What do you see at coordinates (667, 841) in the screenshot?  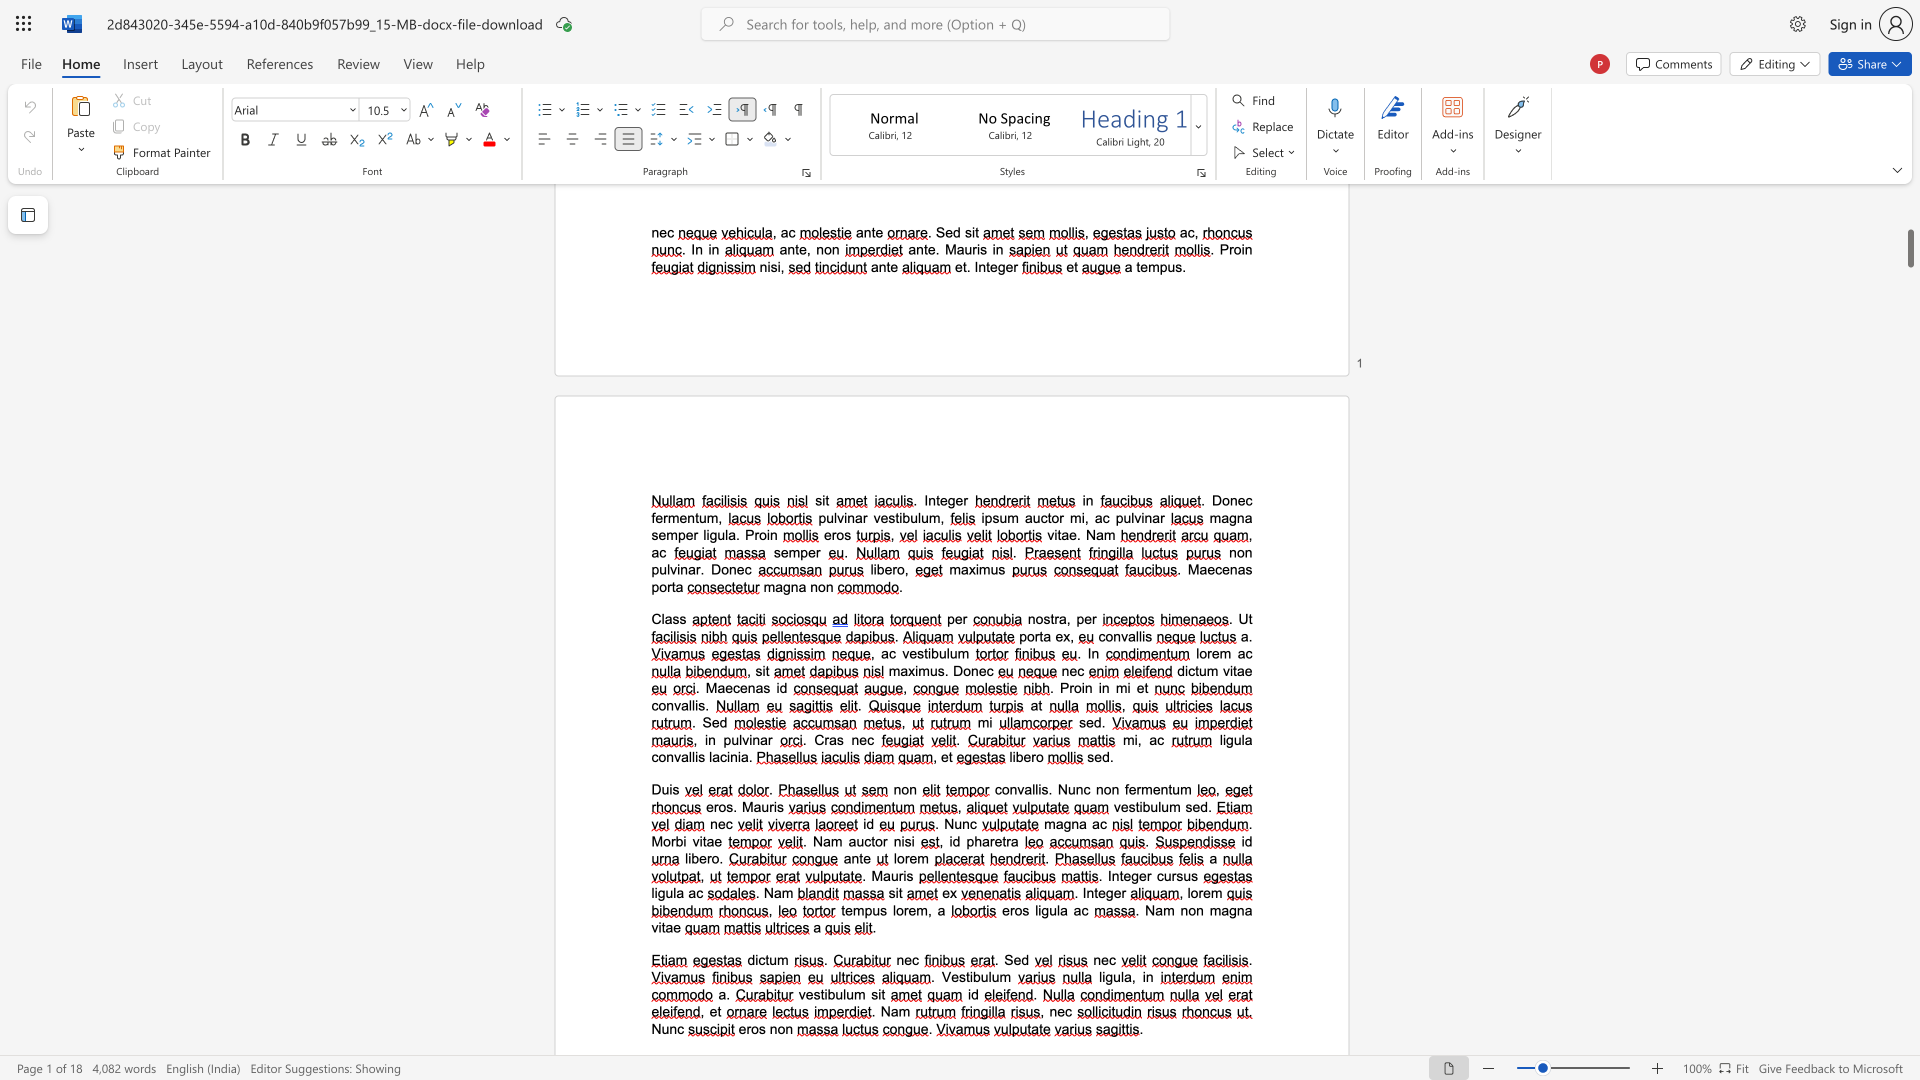 I see `the 1th character "o" in the text` at bounding box center [667, 841].